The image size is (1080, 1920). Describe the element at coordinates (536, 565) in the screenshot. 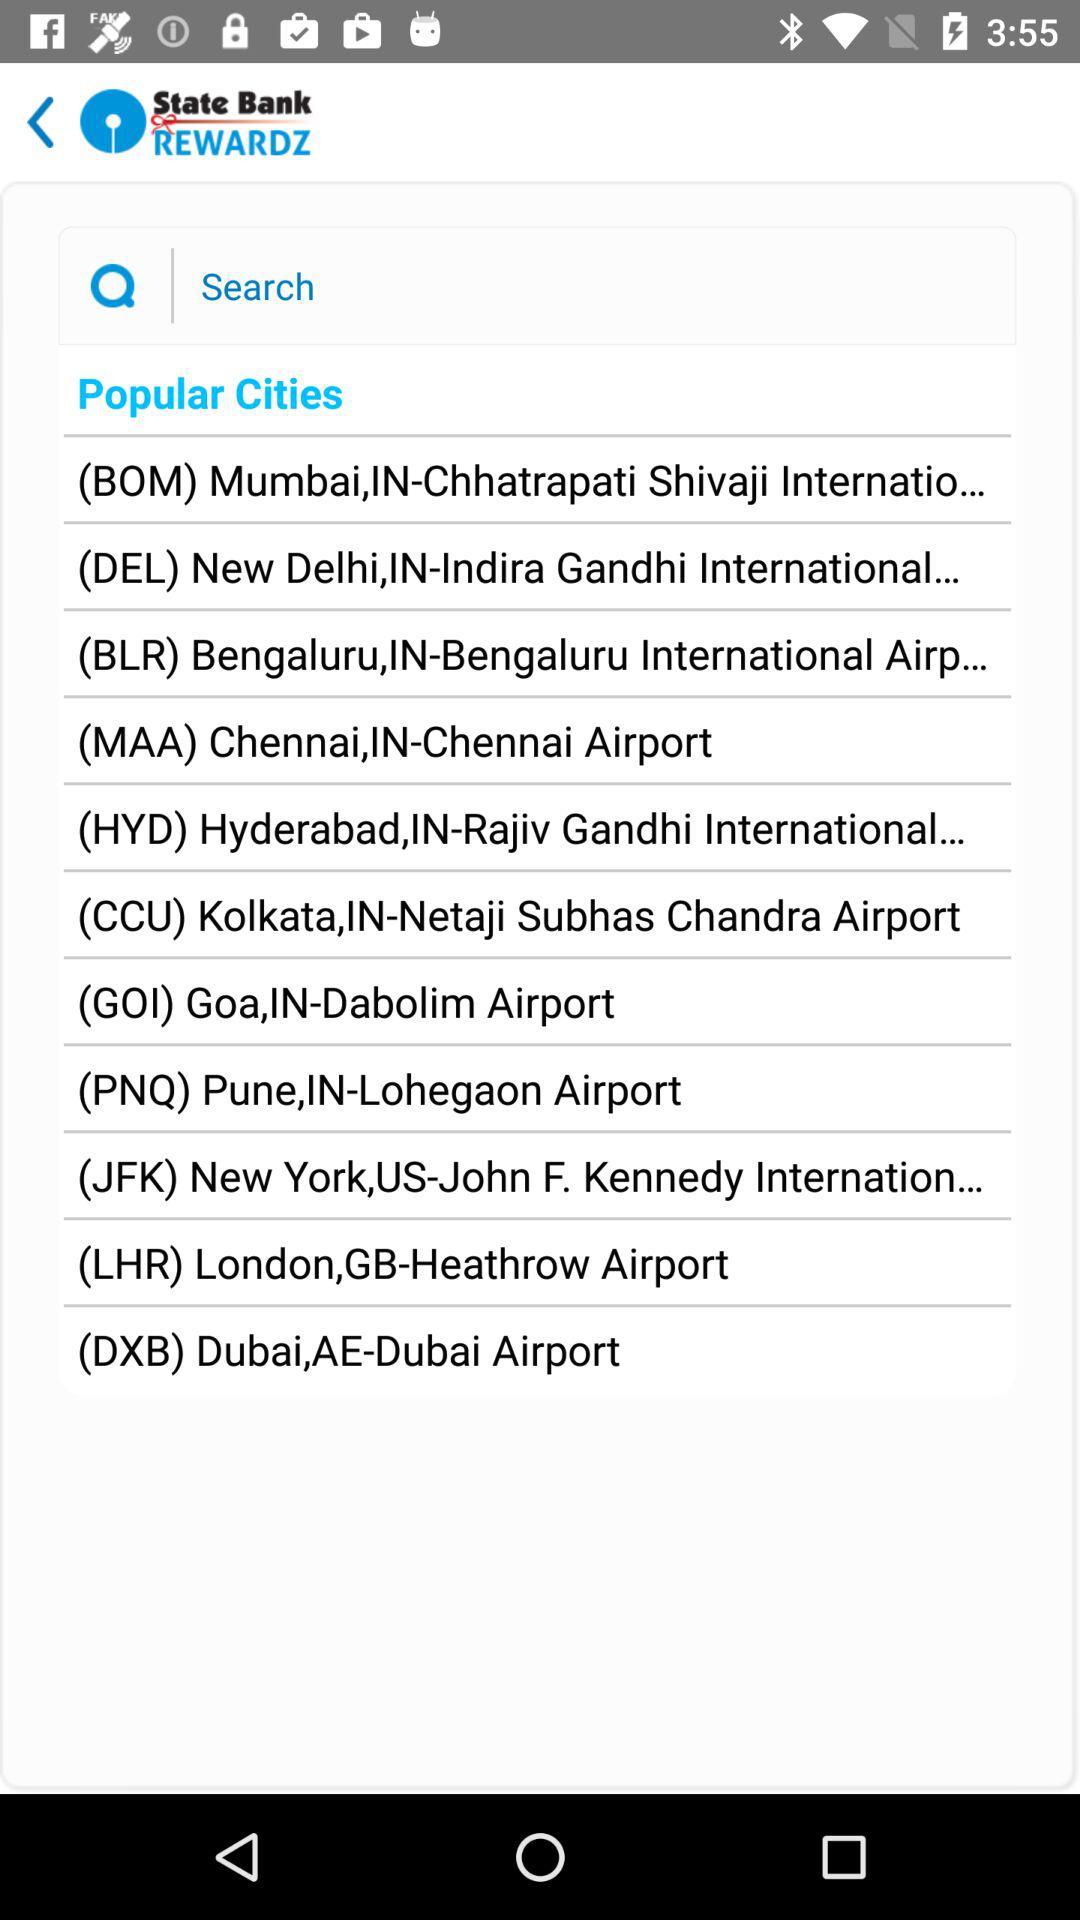

I see `icon above blr bengaluru in` at that location.